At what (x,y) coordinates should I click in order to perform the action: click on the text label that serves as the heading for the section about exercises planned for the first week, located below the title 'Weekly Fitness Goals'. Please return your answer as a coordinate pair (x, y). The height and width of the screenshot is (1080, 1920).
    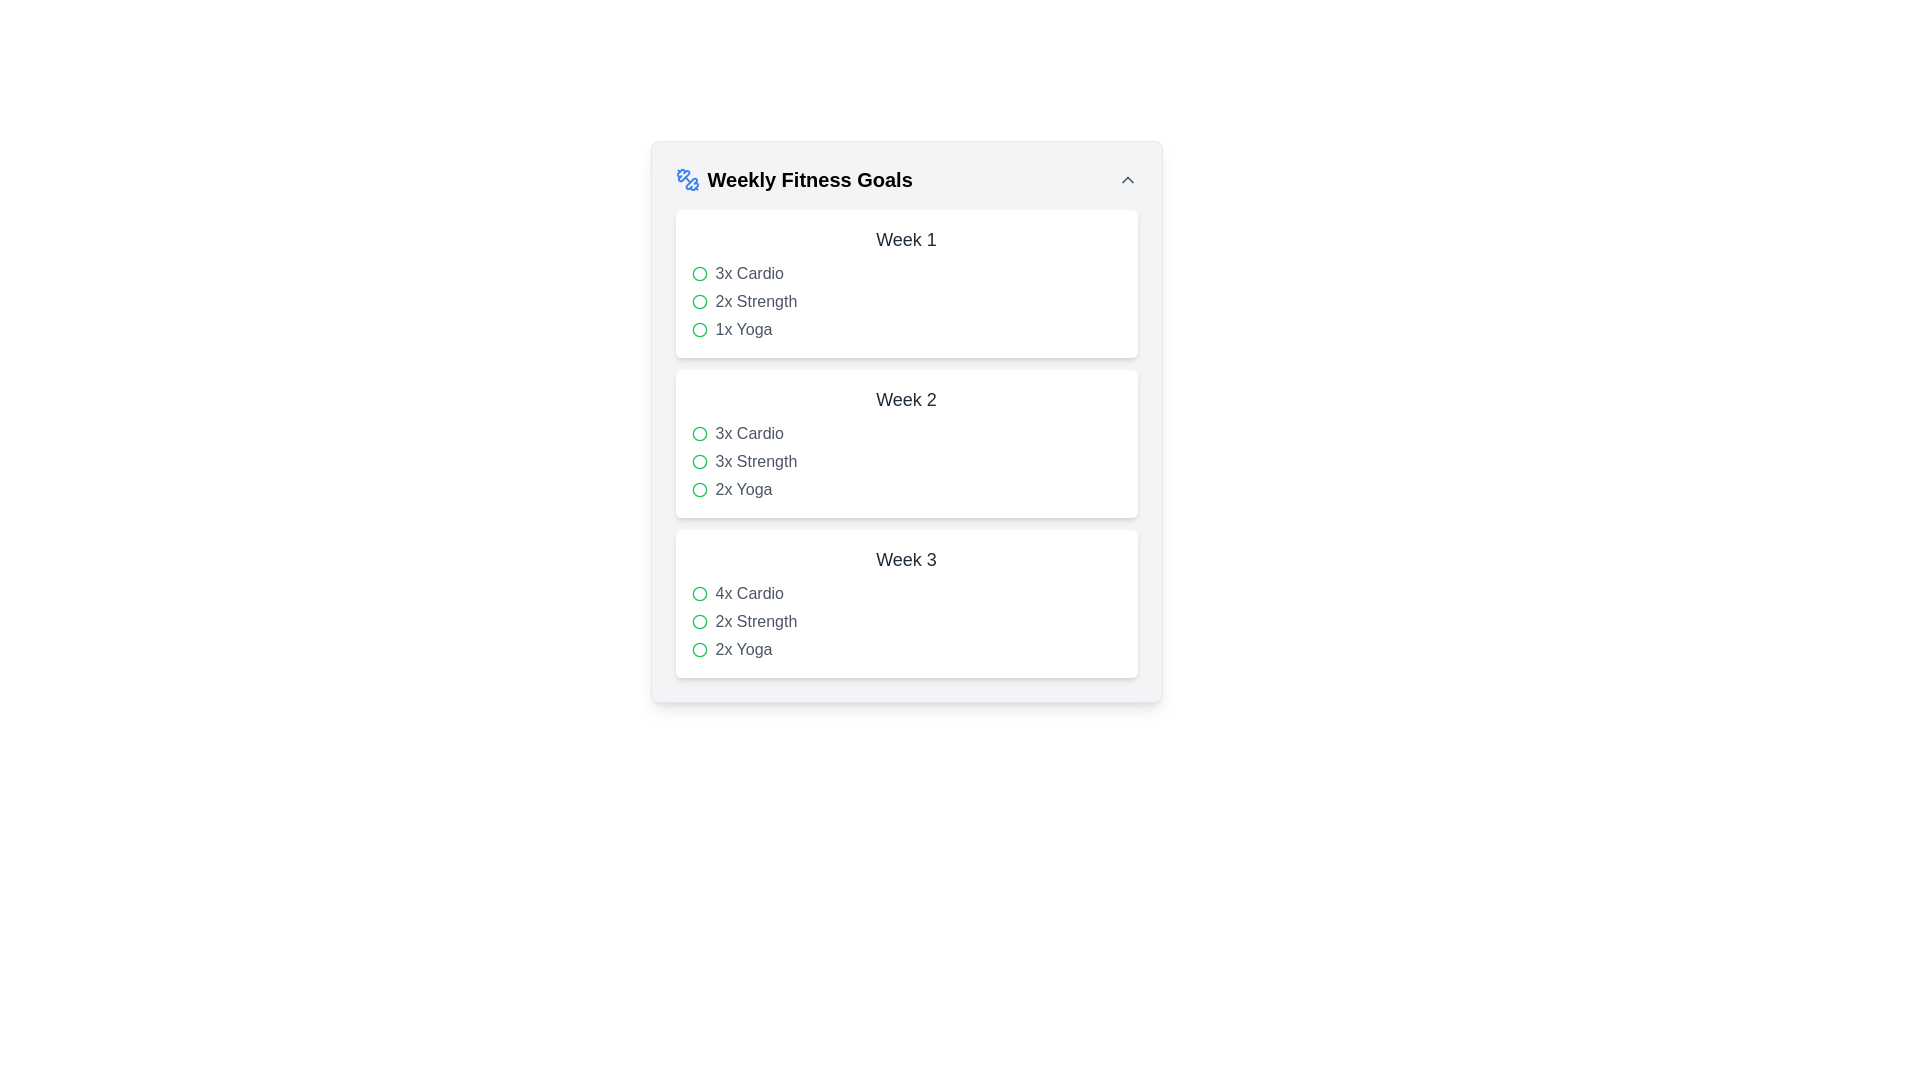
    Looking at the image, I should click on (905, 238).